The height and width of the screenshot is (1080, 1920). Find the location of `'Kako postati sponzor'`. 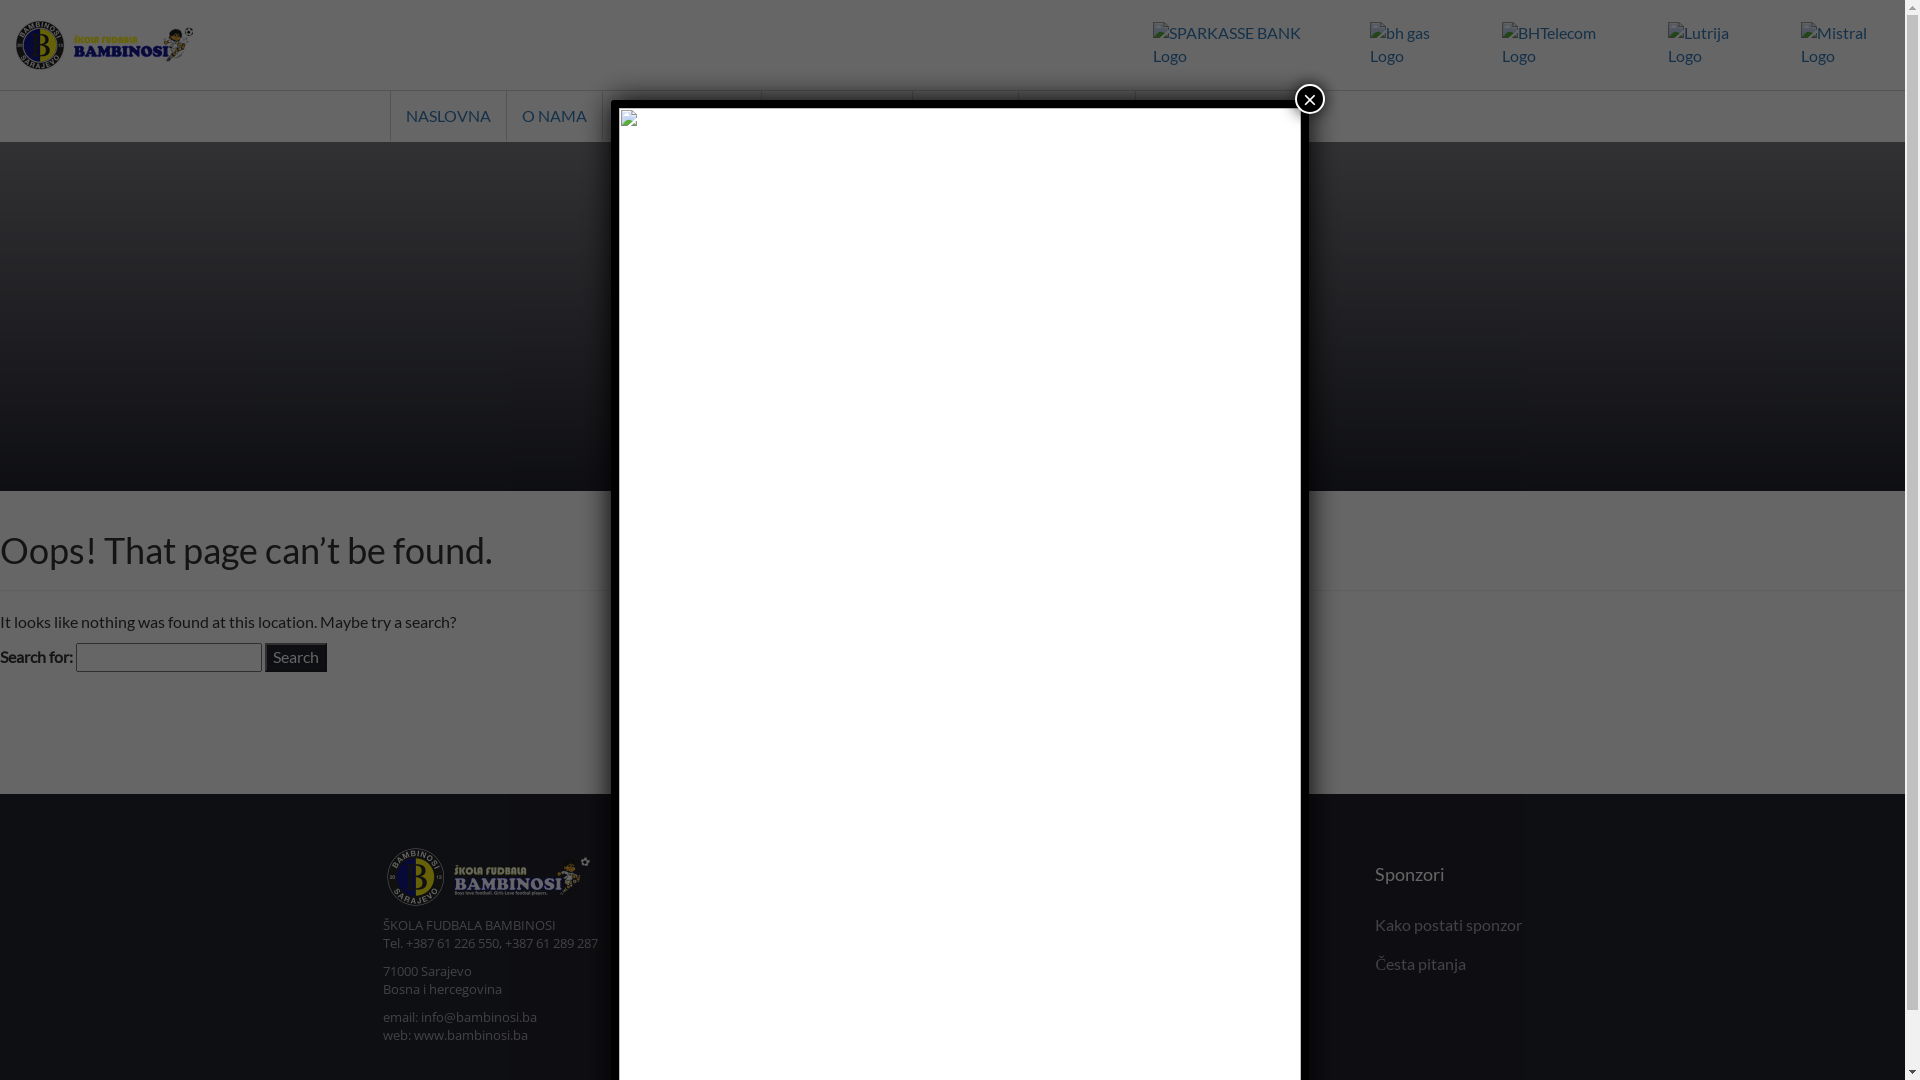

'Kako postati sponzor' is located at coordinates (1448, 924).